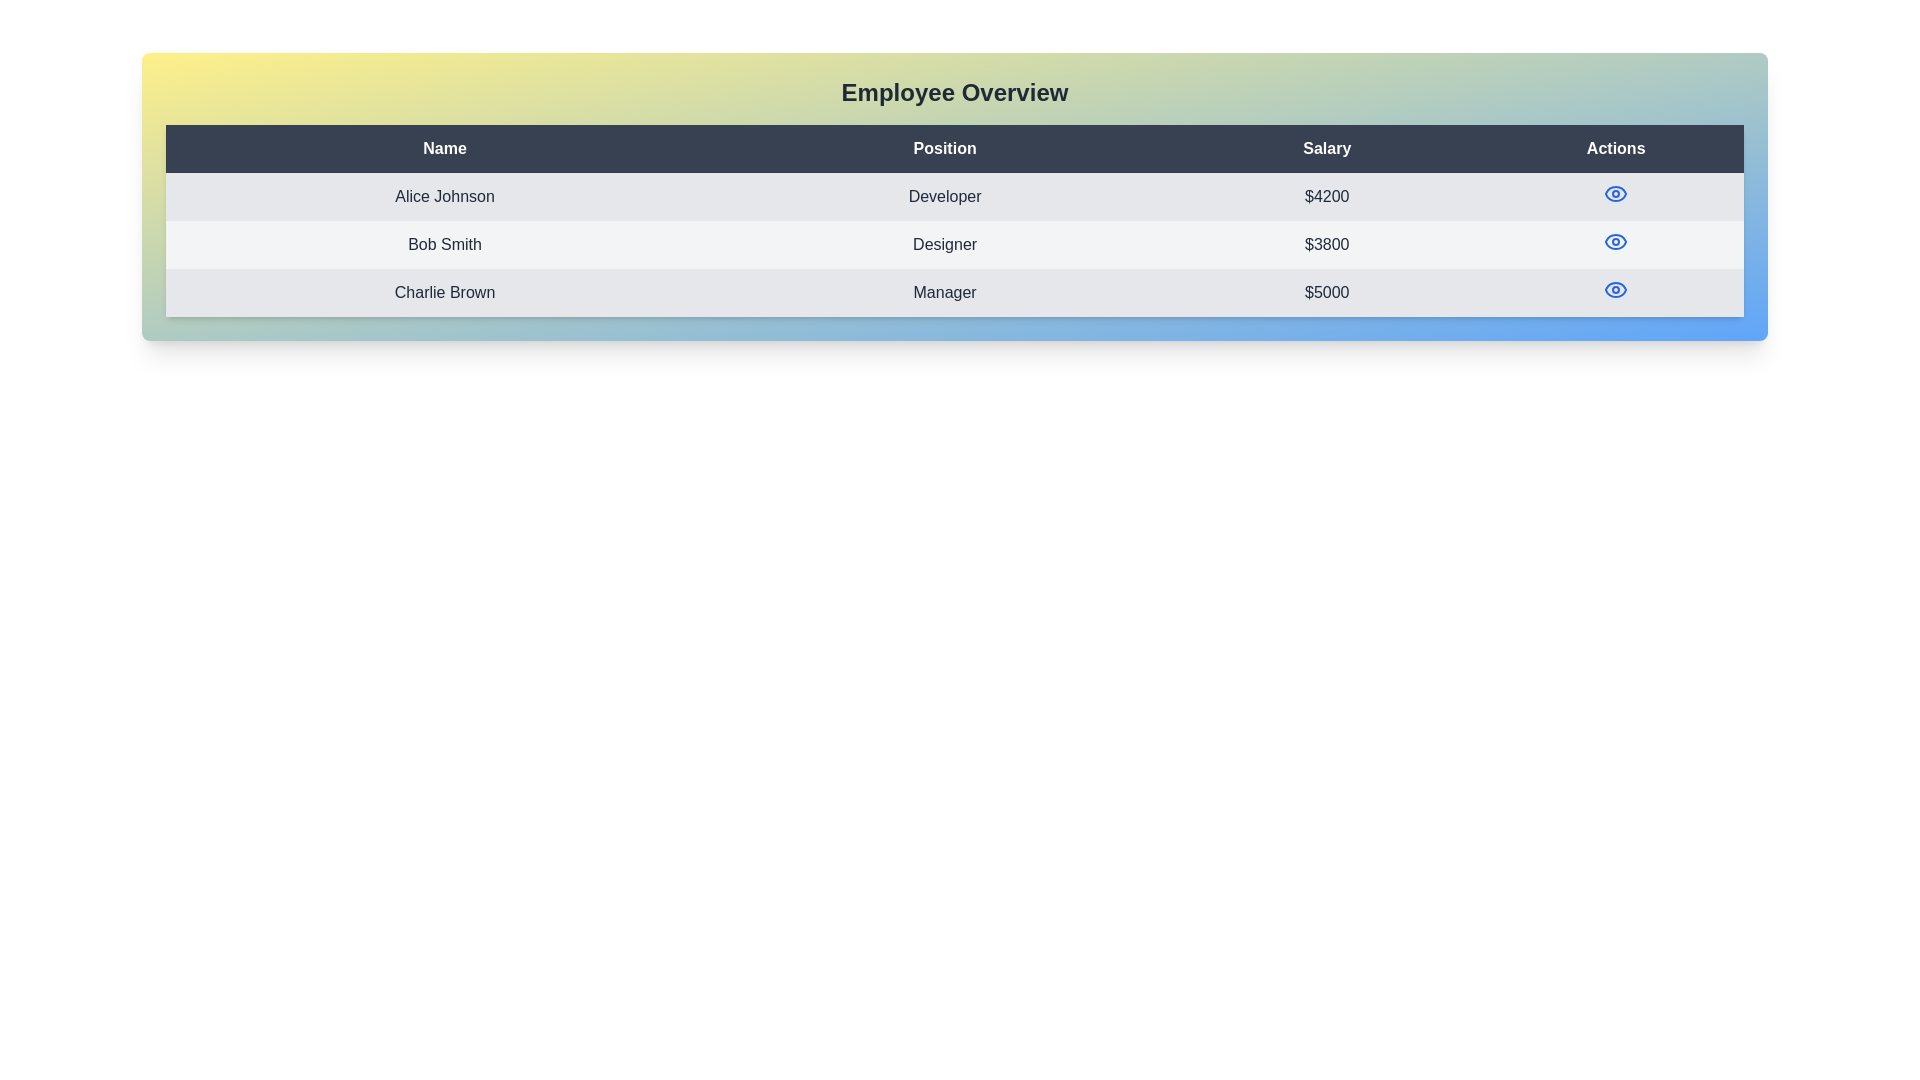 Image resolution: width=1920 pixels, height=1080 pixels. Describe the element at coordinates (954, 293) in the screenshot. I see `the data row element in the employee information table, located between 'Bob Smith' and the table's bottom border, aligned with headers 'Name', 'Position', and 'Salary'` at that location.